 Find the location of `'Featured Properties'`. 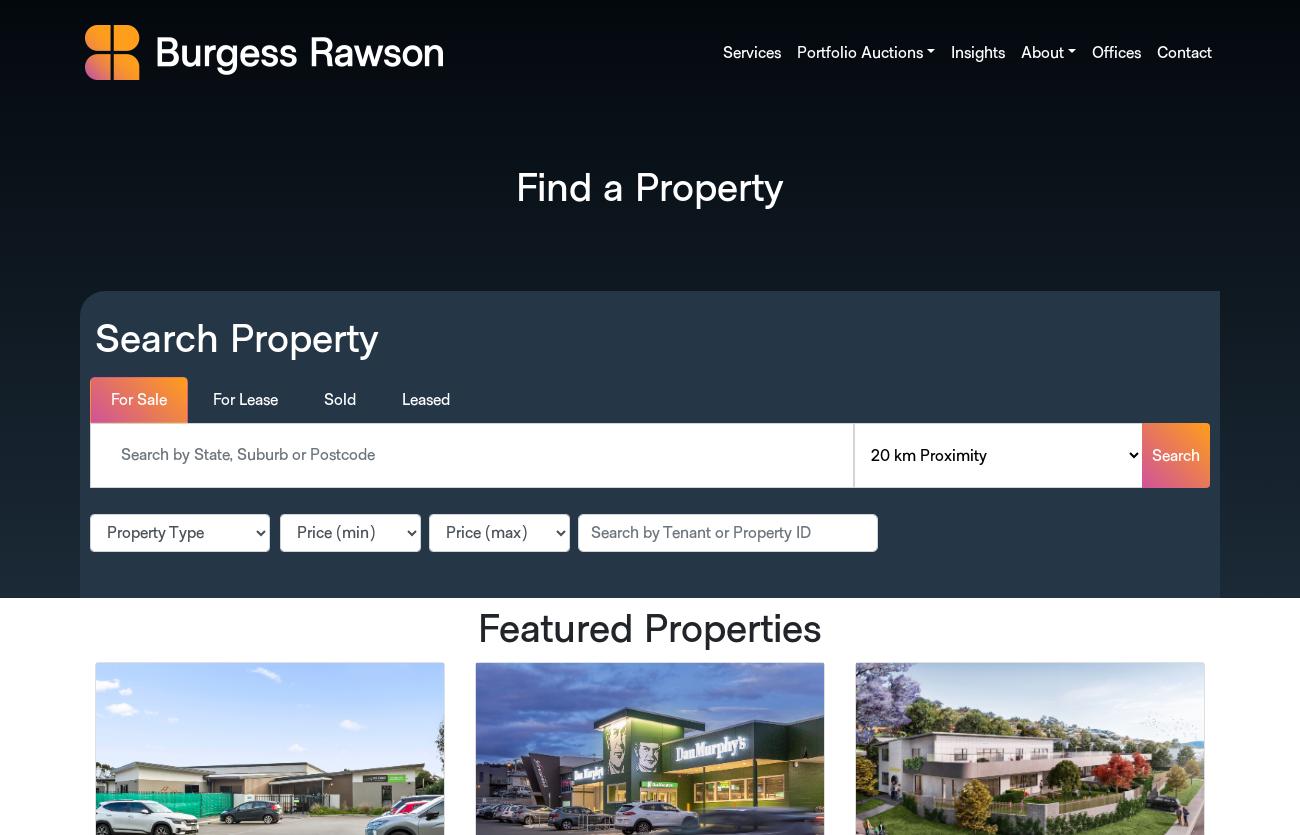

'Featured Properties' is located at coordinates (650, 629).